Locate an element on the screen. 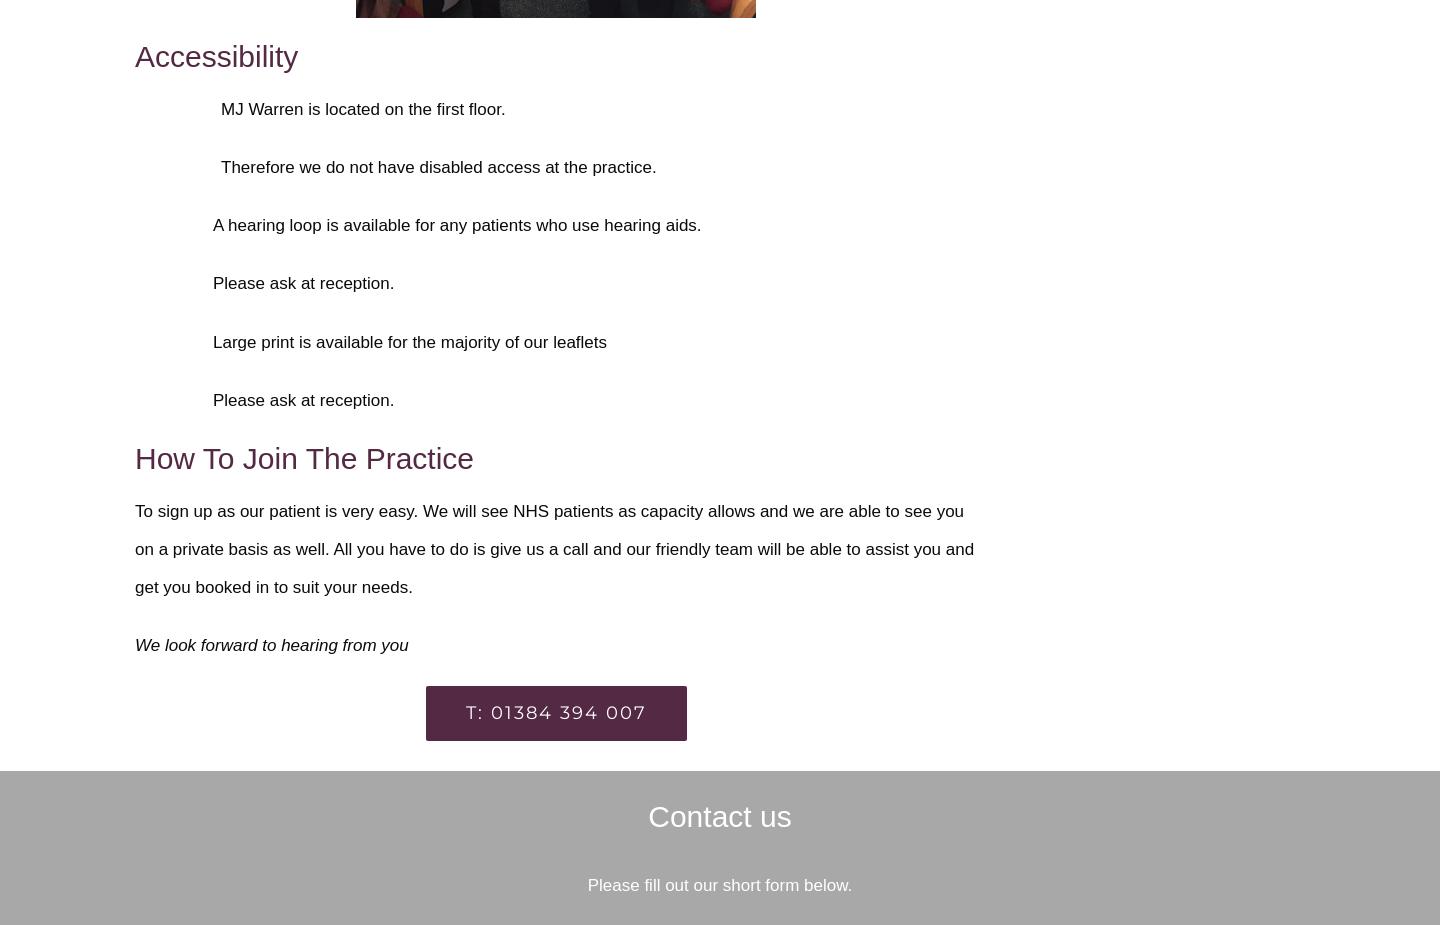  'Contact us' is located at coordinates (719, 816).